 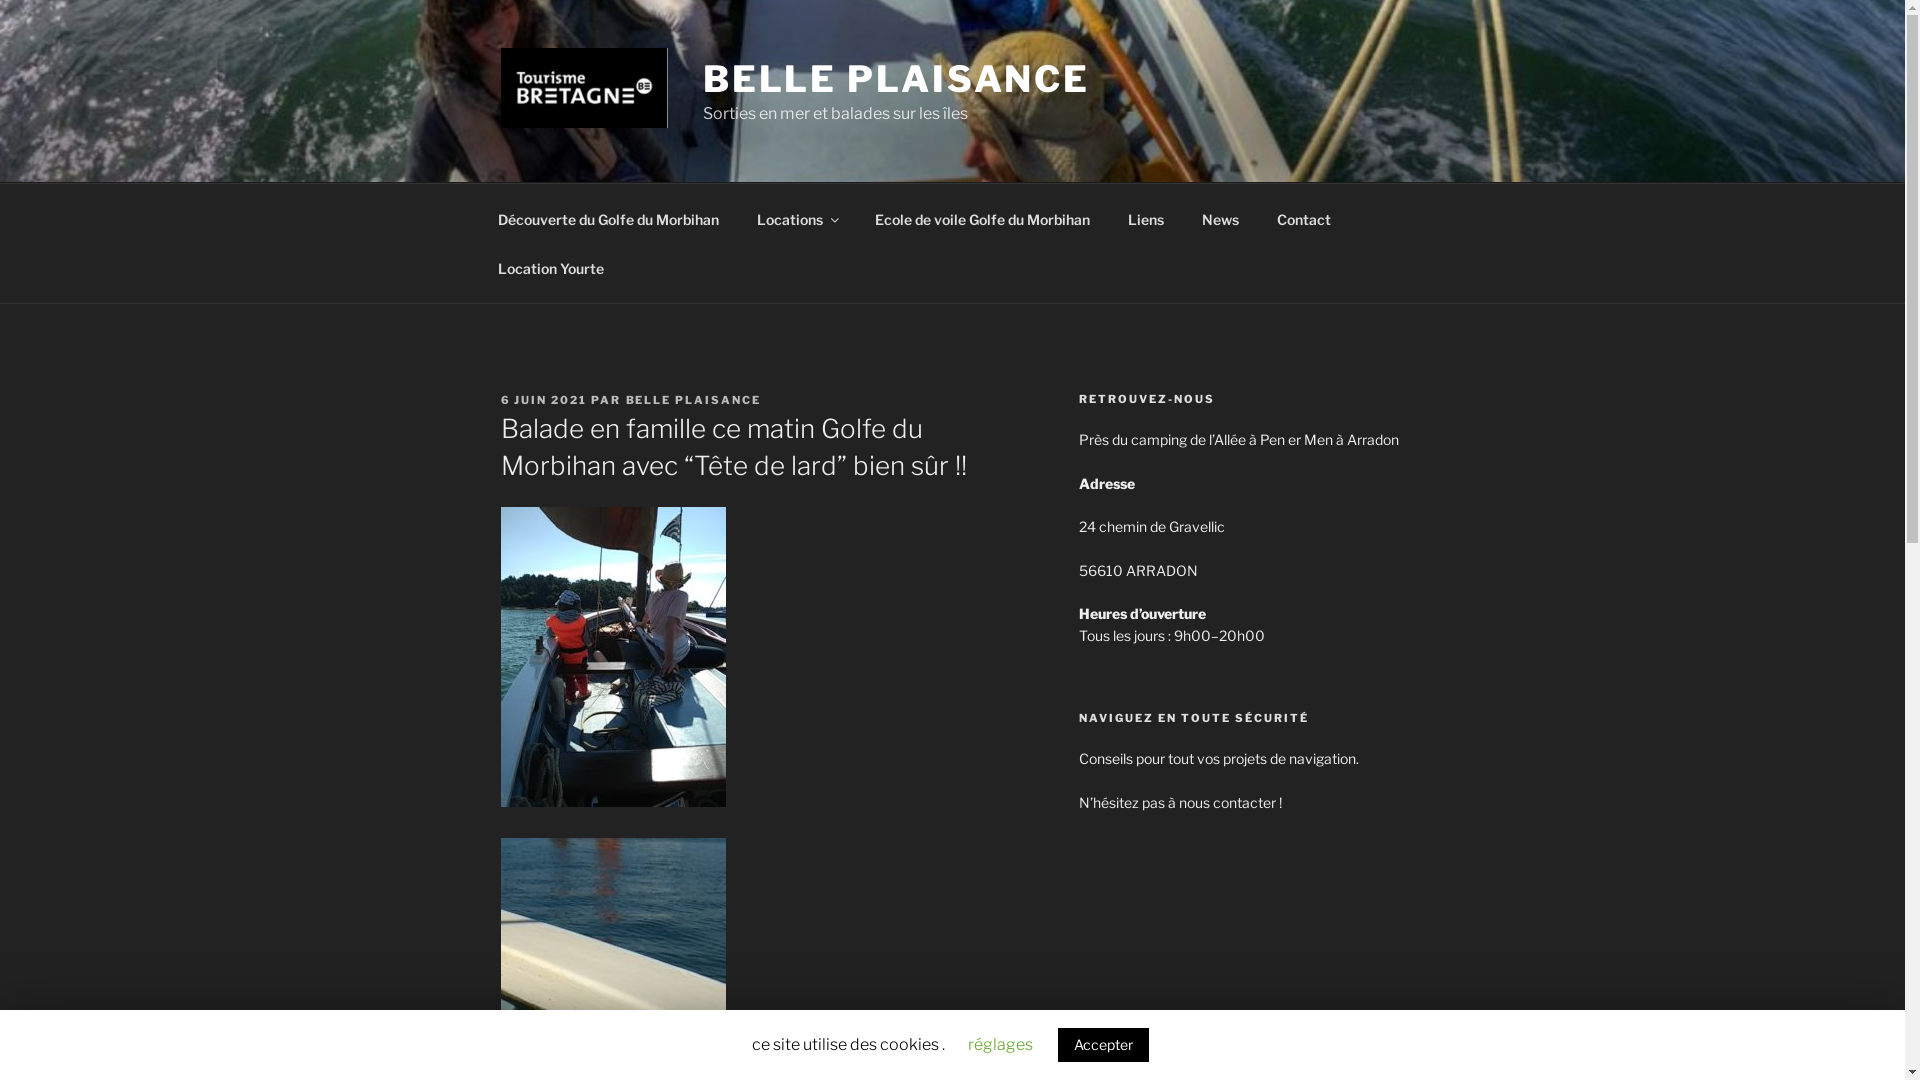 What do you see at coordinates (1304, 218) in the screenshot?
I see `'Contact'` at bounding box center [1304, 218].